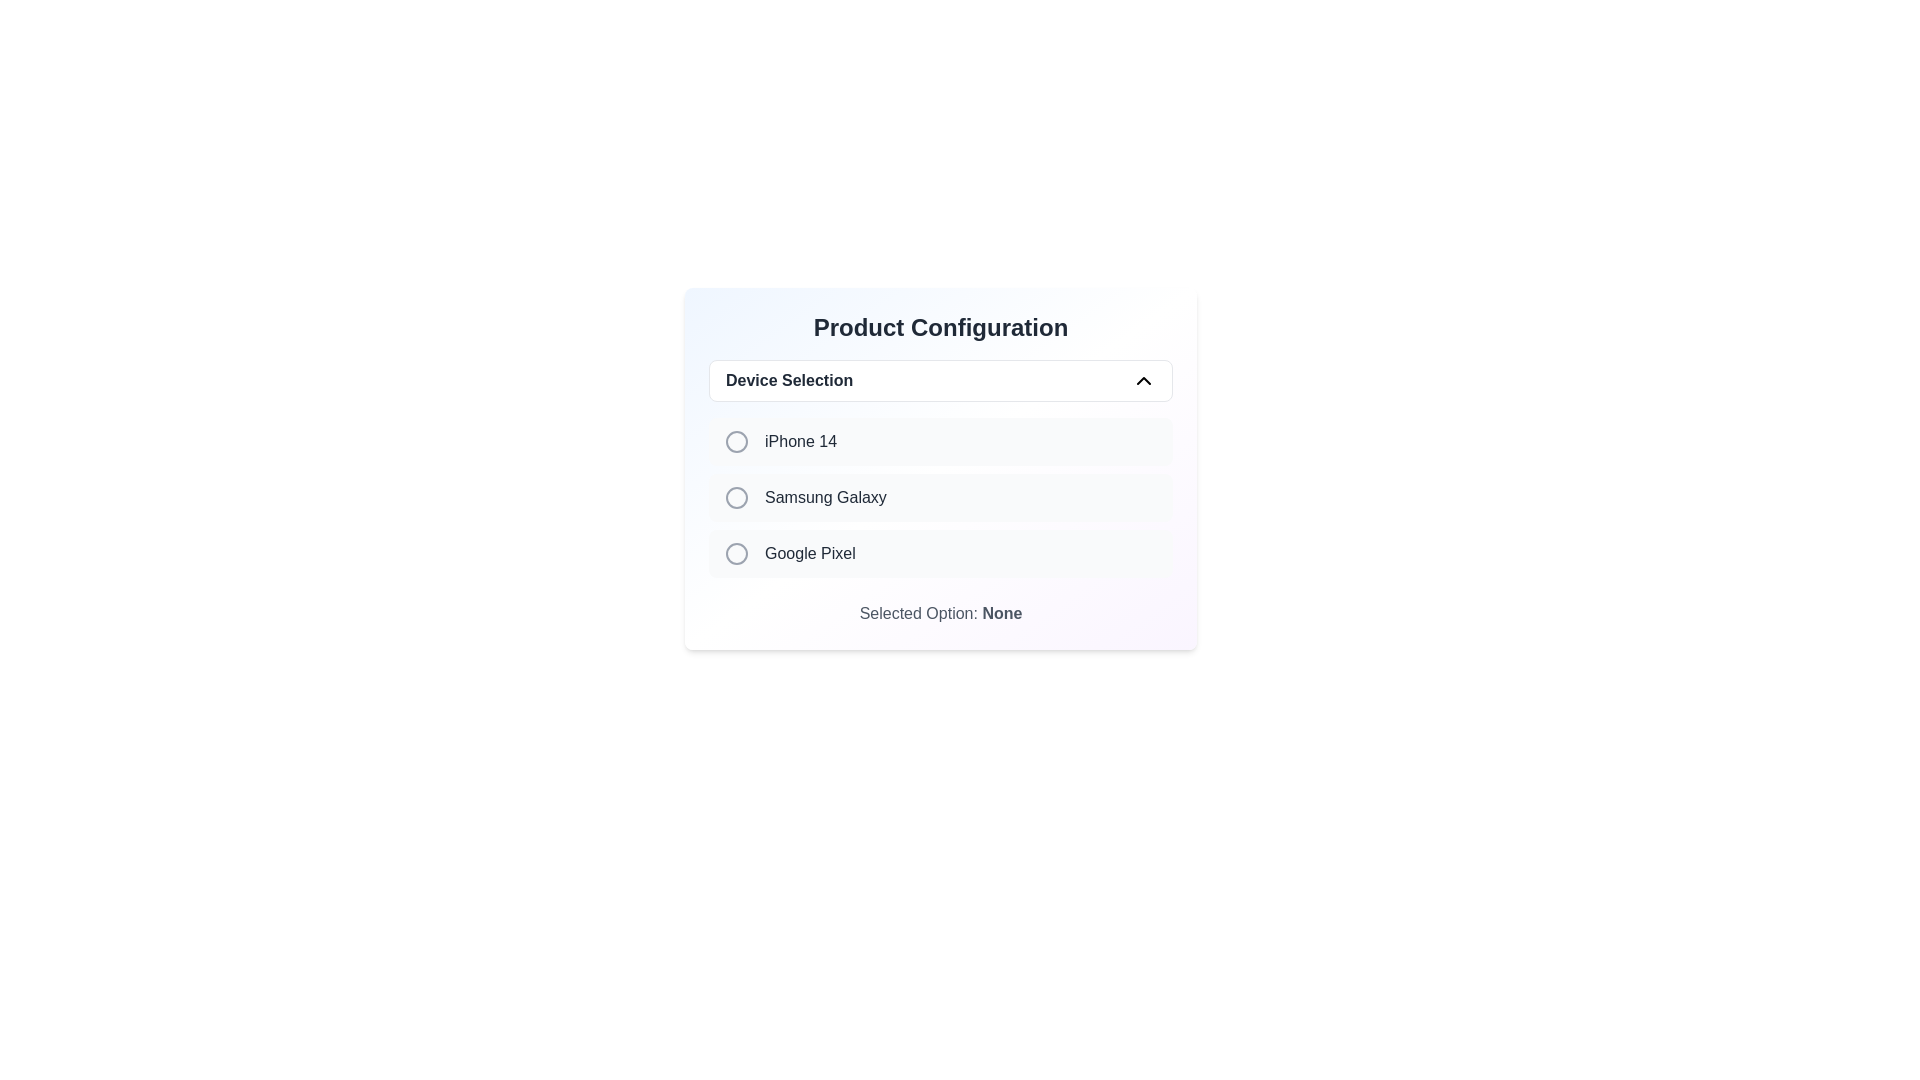 This screenshot has width=1920, height=1080. I want to click on the 'Google Pixel' radio button option, which is the last option in the vertical list below 'Samsung Galaxy', so click(939, 554).